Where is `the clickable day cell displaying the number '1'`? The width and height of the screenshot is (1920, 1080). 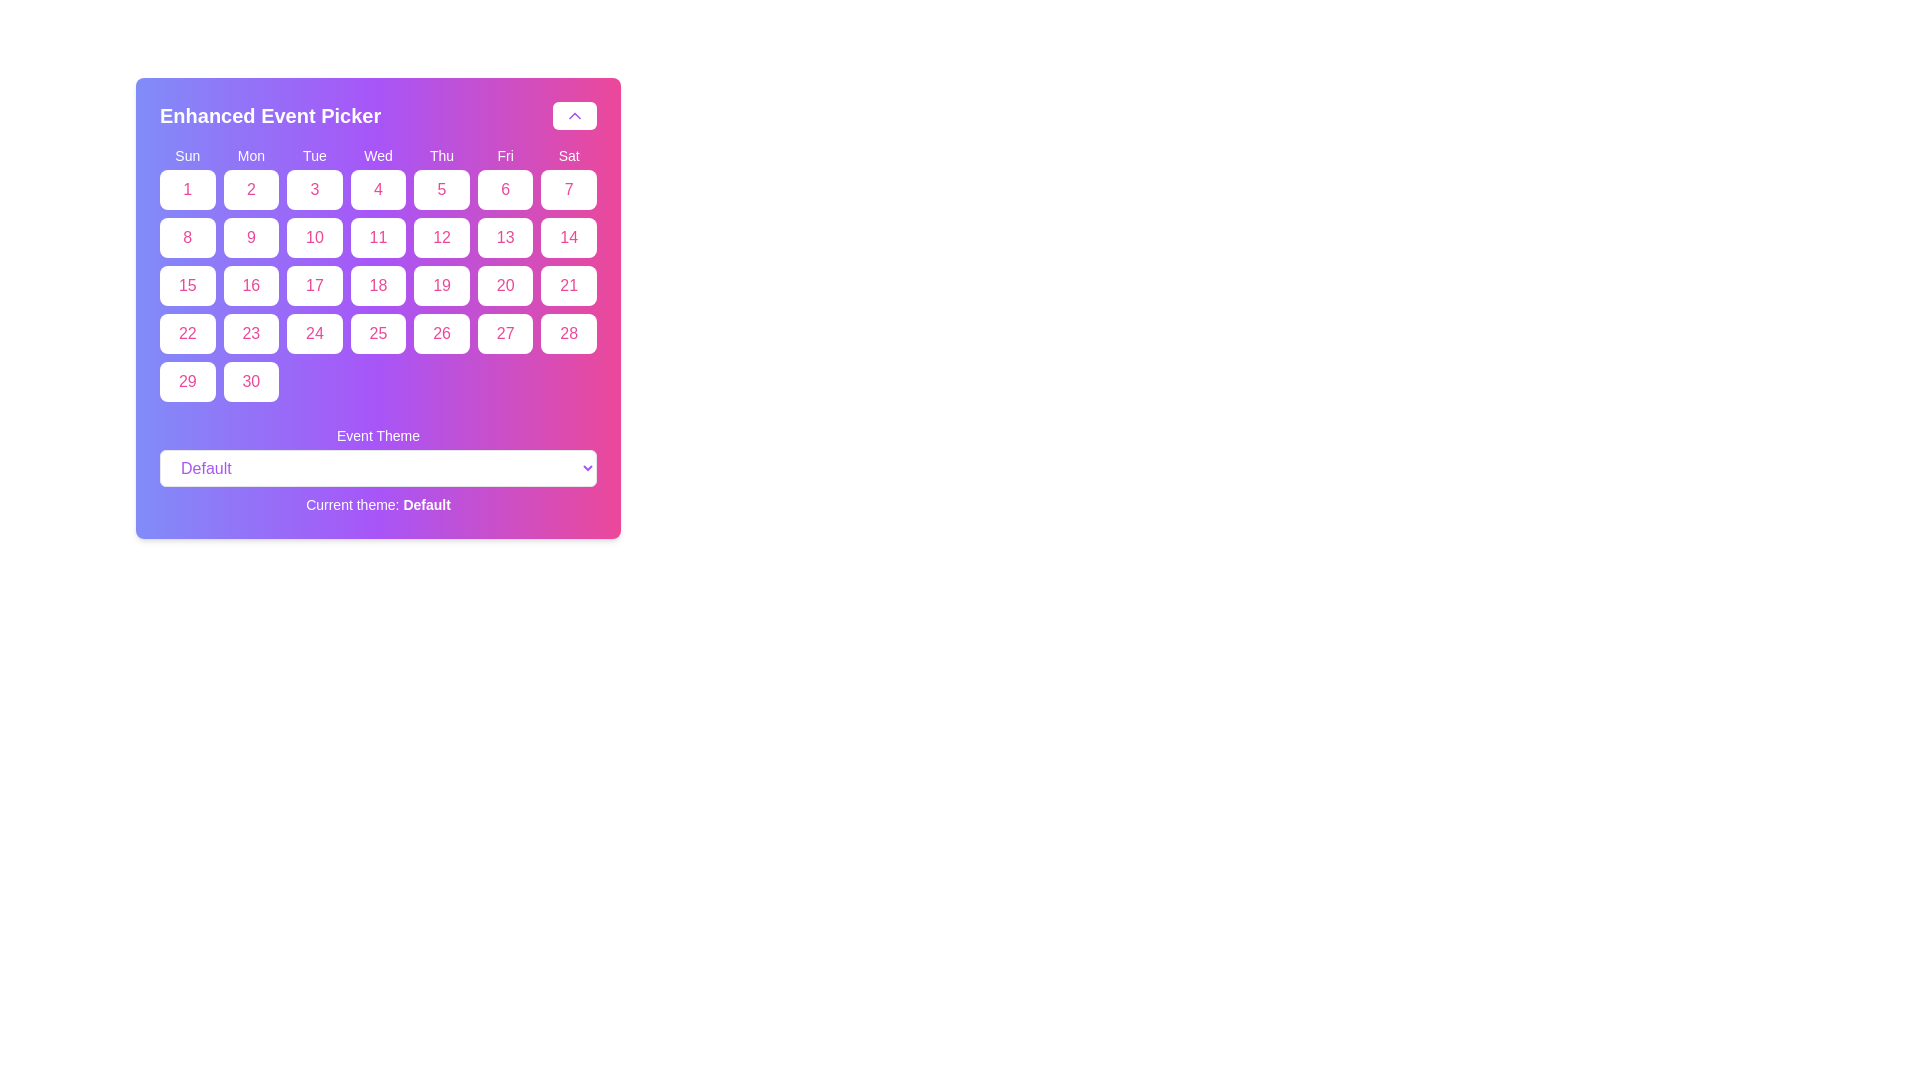 the clickable day cell displaying the number '1' is located at coordinates (187, 189).